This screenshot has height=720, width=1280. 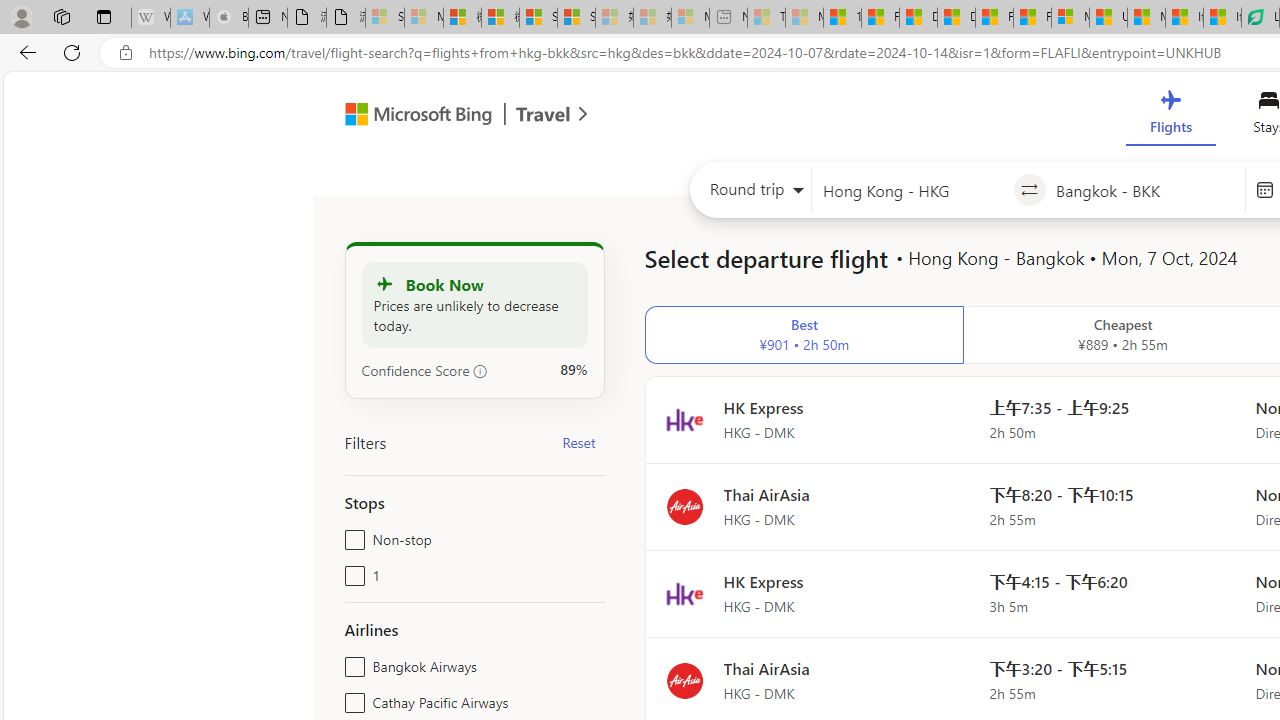 What do you see at coordinates (480, 371) in the screenshot?
I see `'Info tooltip'` at bounding box center [480, 371].